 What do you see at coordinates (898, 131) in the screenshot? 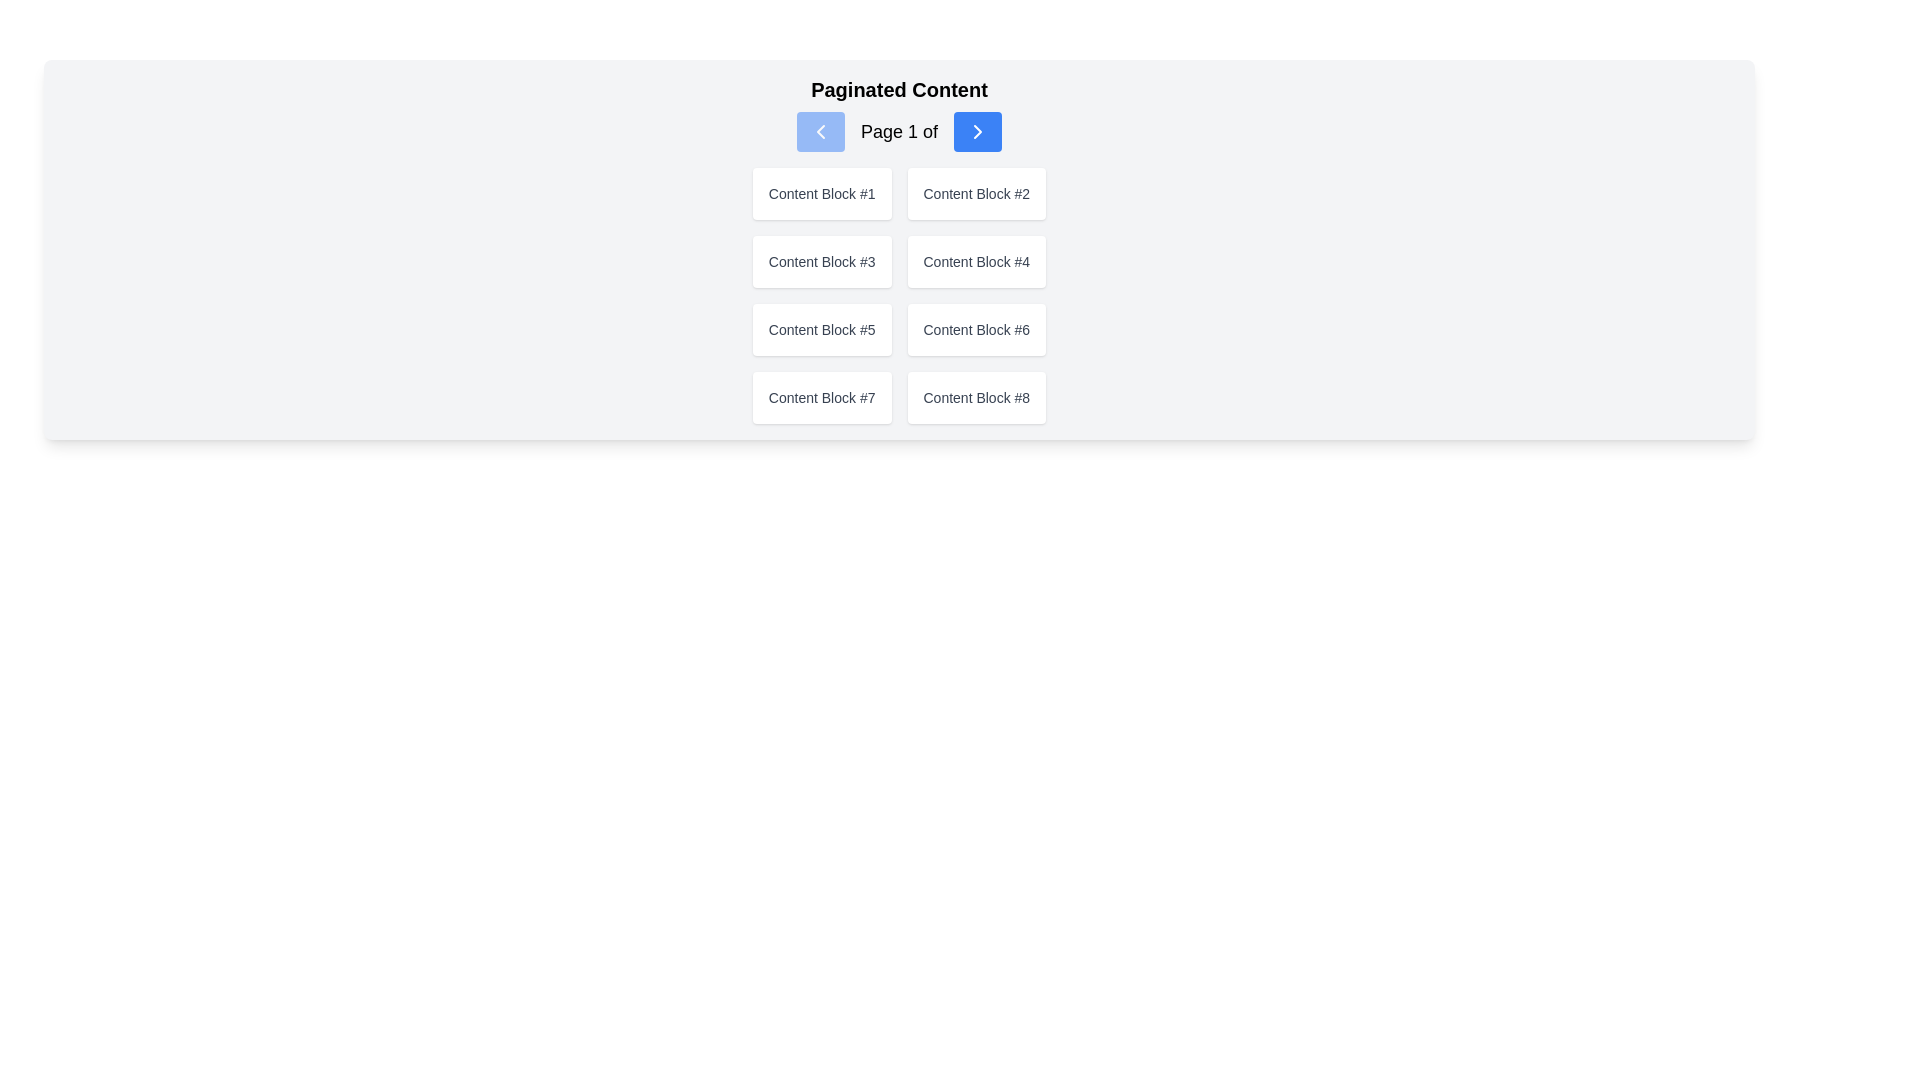
I see `the text label displaying 'Page 1 of' which serves as a page indicator in the pagination interface` at bounding box center [898, 131].